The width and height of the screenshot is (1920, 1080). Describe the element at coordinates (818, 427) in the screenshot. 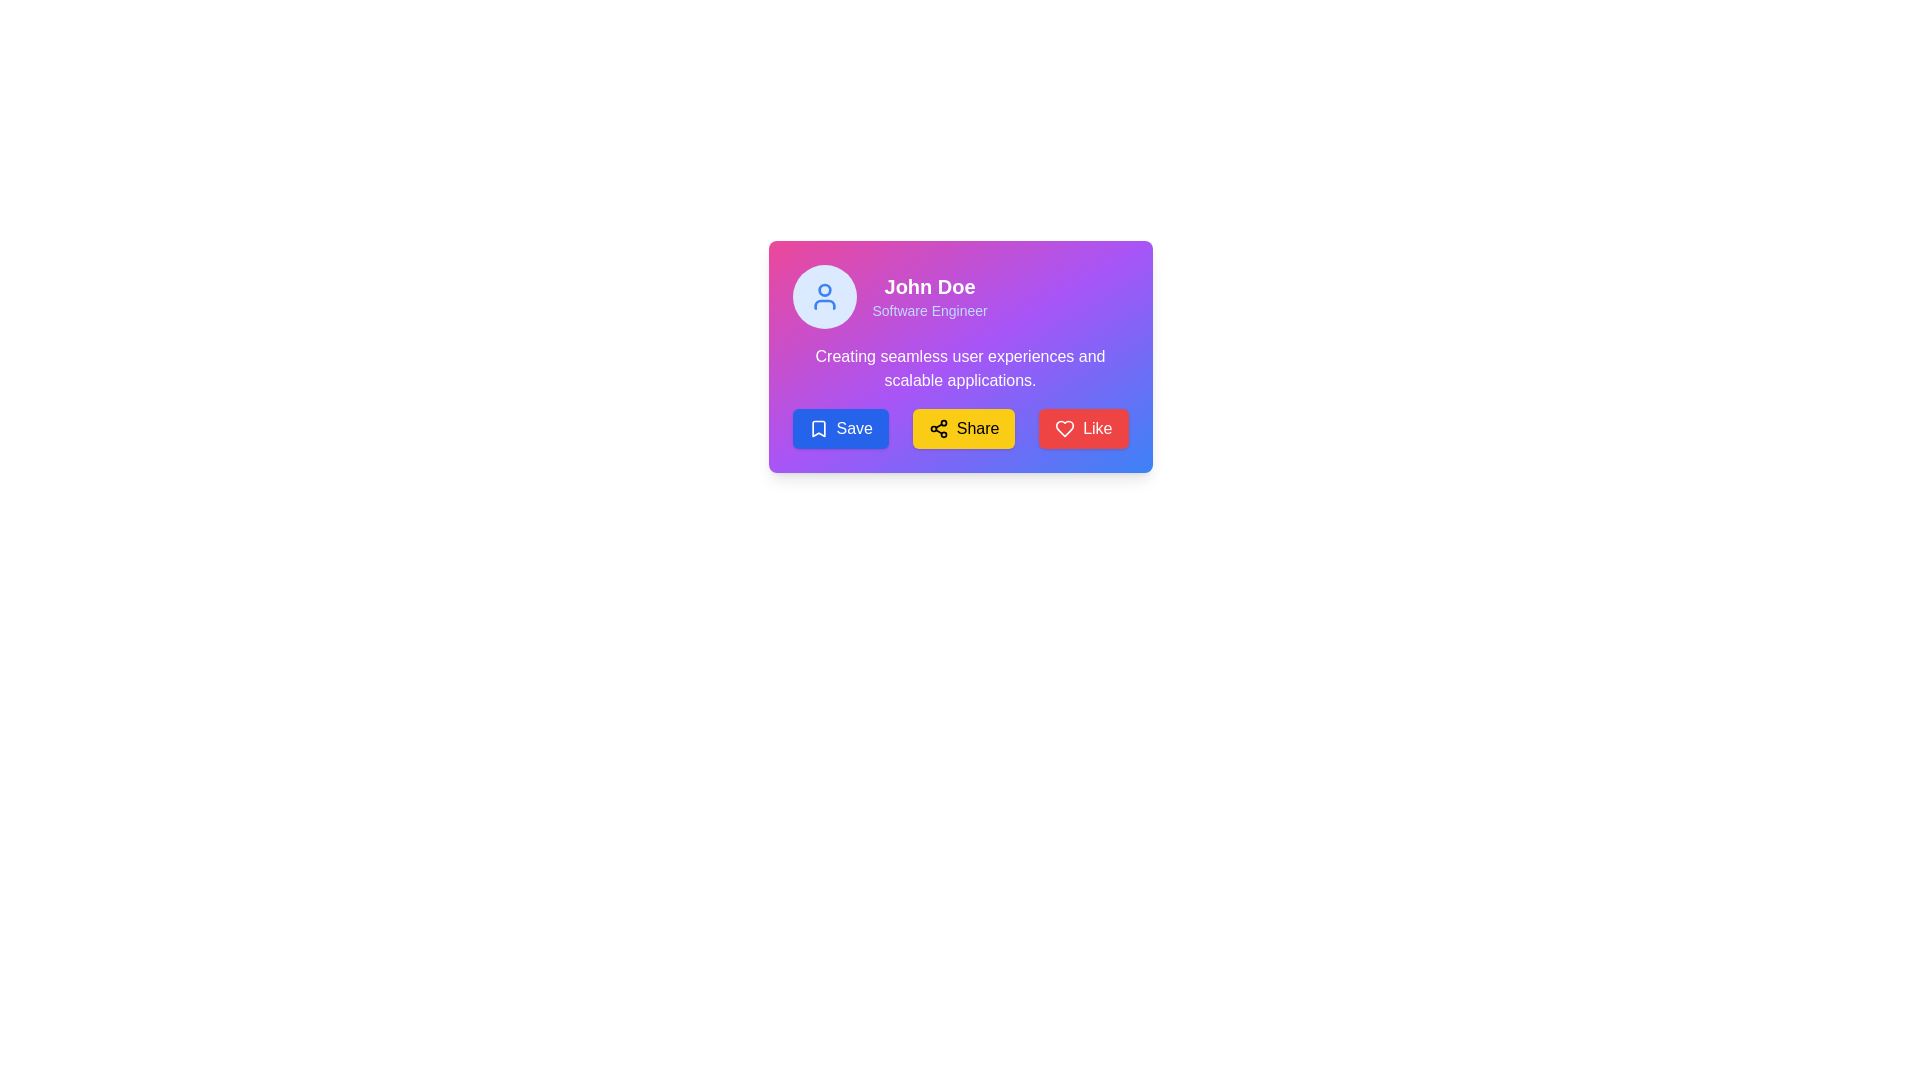

I see `the vertical bookmark icon with a blue border and white interior, which is part of the 'Save' button and positioned to the left of the 'Save' text` at that location.